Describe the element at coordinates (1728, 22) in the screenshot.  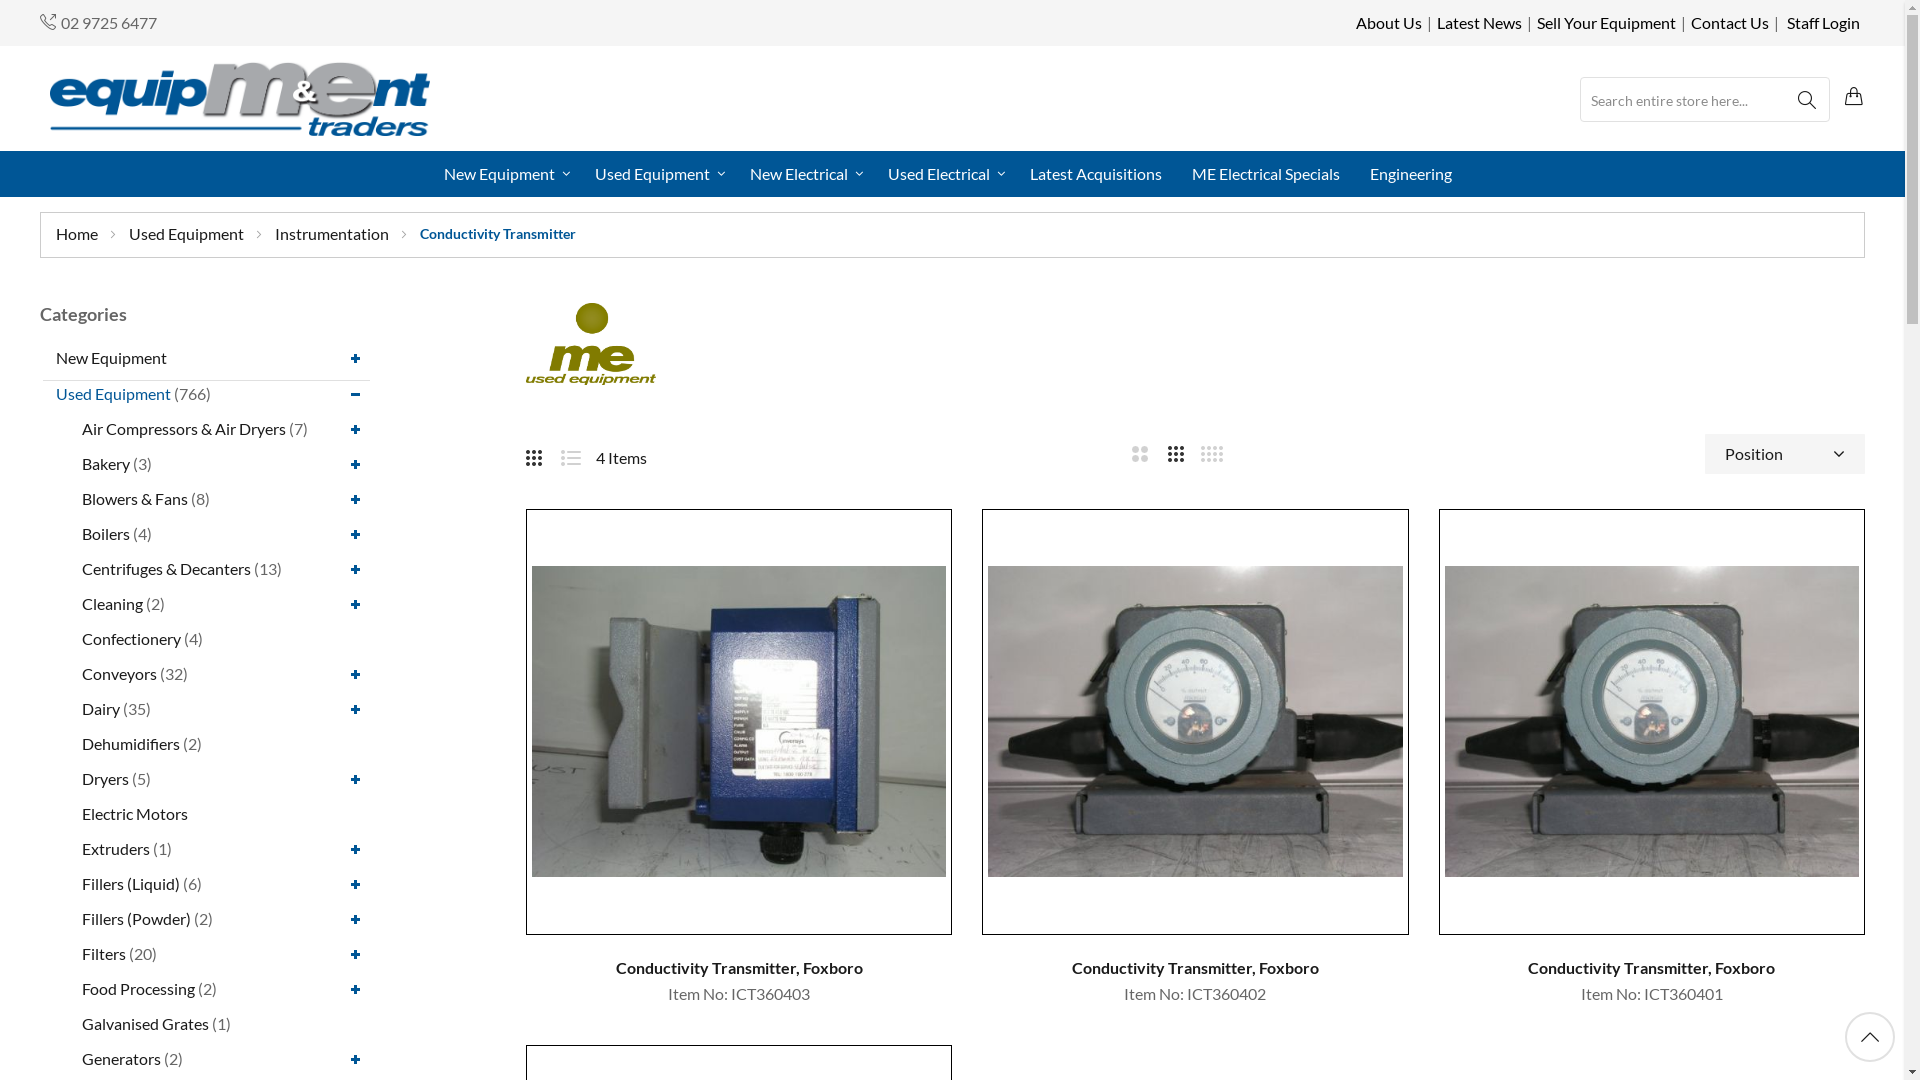
I see `'Contact Us'` at that location.